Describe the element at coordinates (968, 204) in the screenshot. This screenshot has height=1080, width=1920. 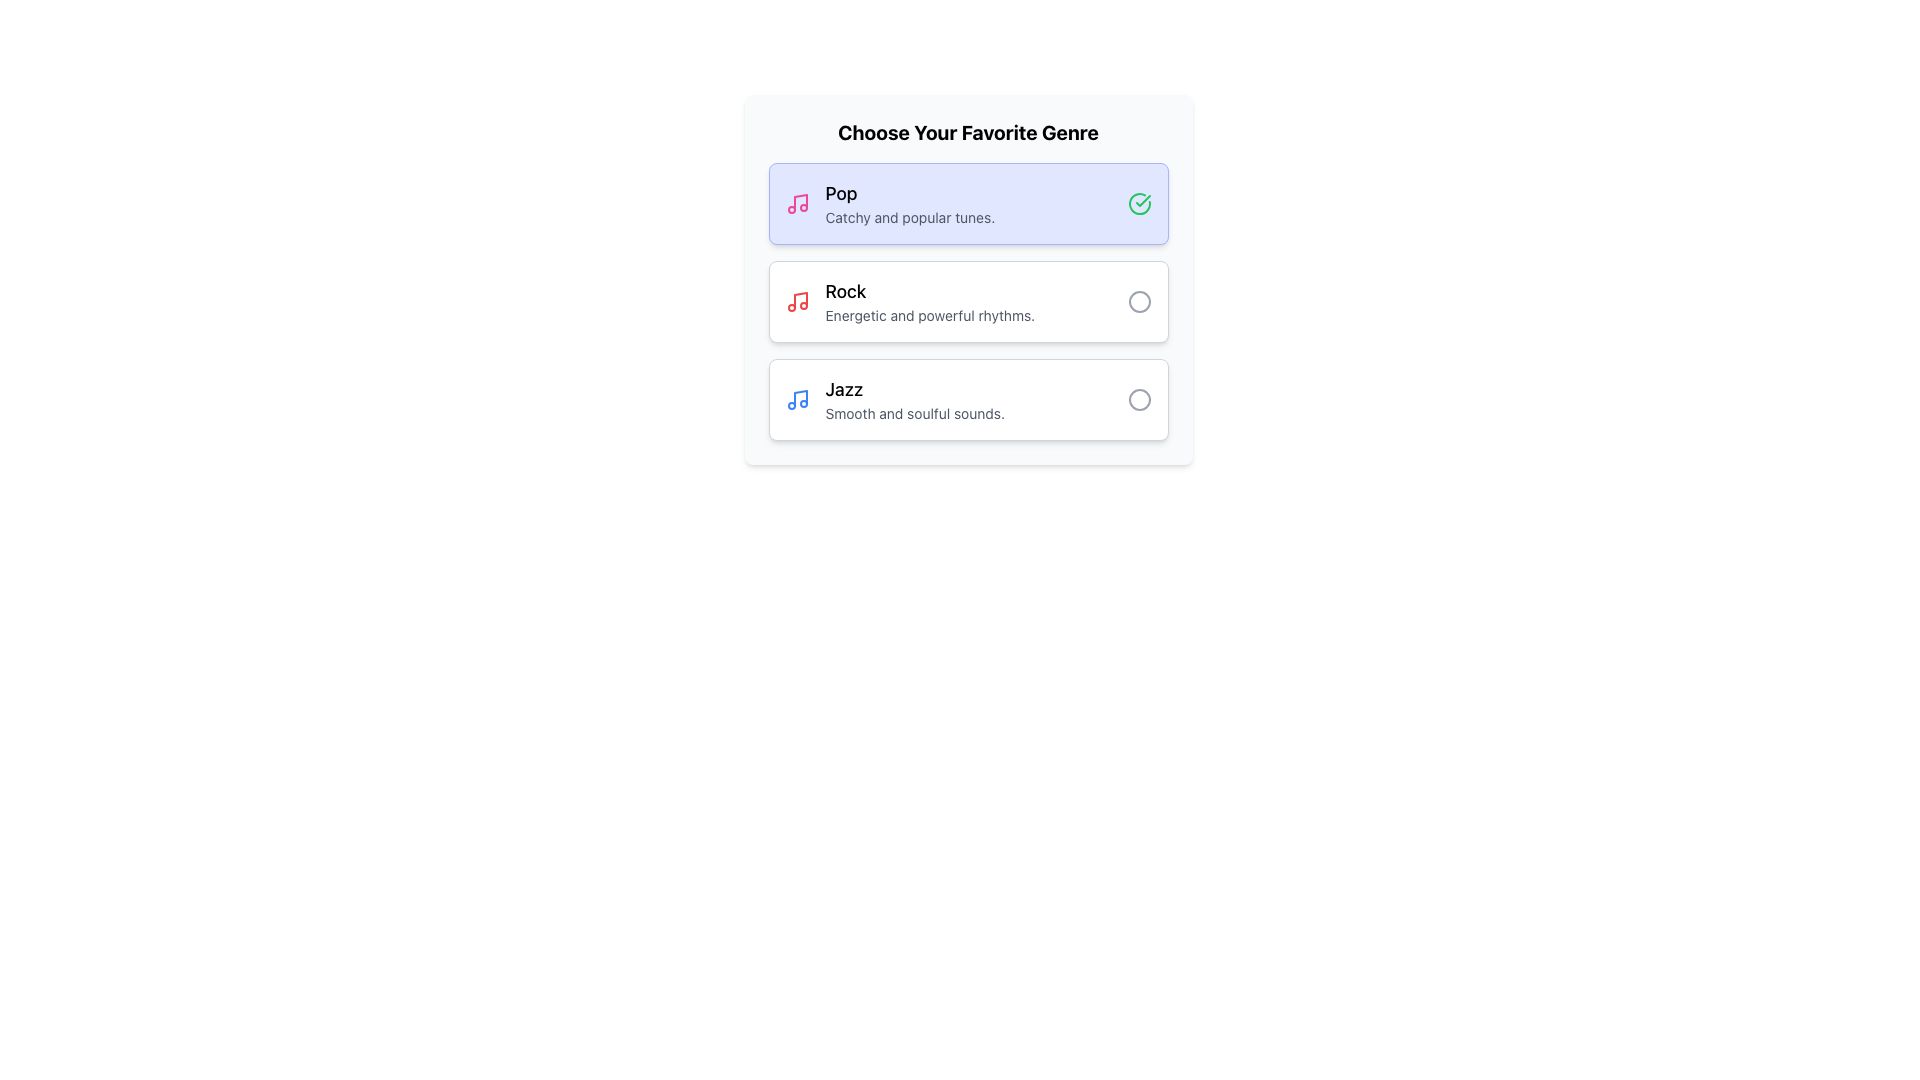
I see `the 'Pop' music genre card button, which is the first item in a vertical list under the 'Choose Your Favorite Genre.' header` at that location.